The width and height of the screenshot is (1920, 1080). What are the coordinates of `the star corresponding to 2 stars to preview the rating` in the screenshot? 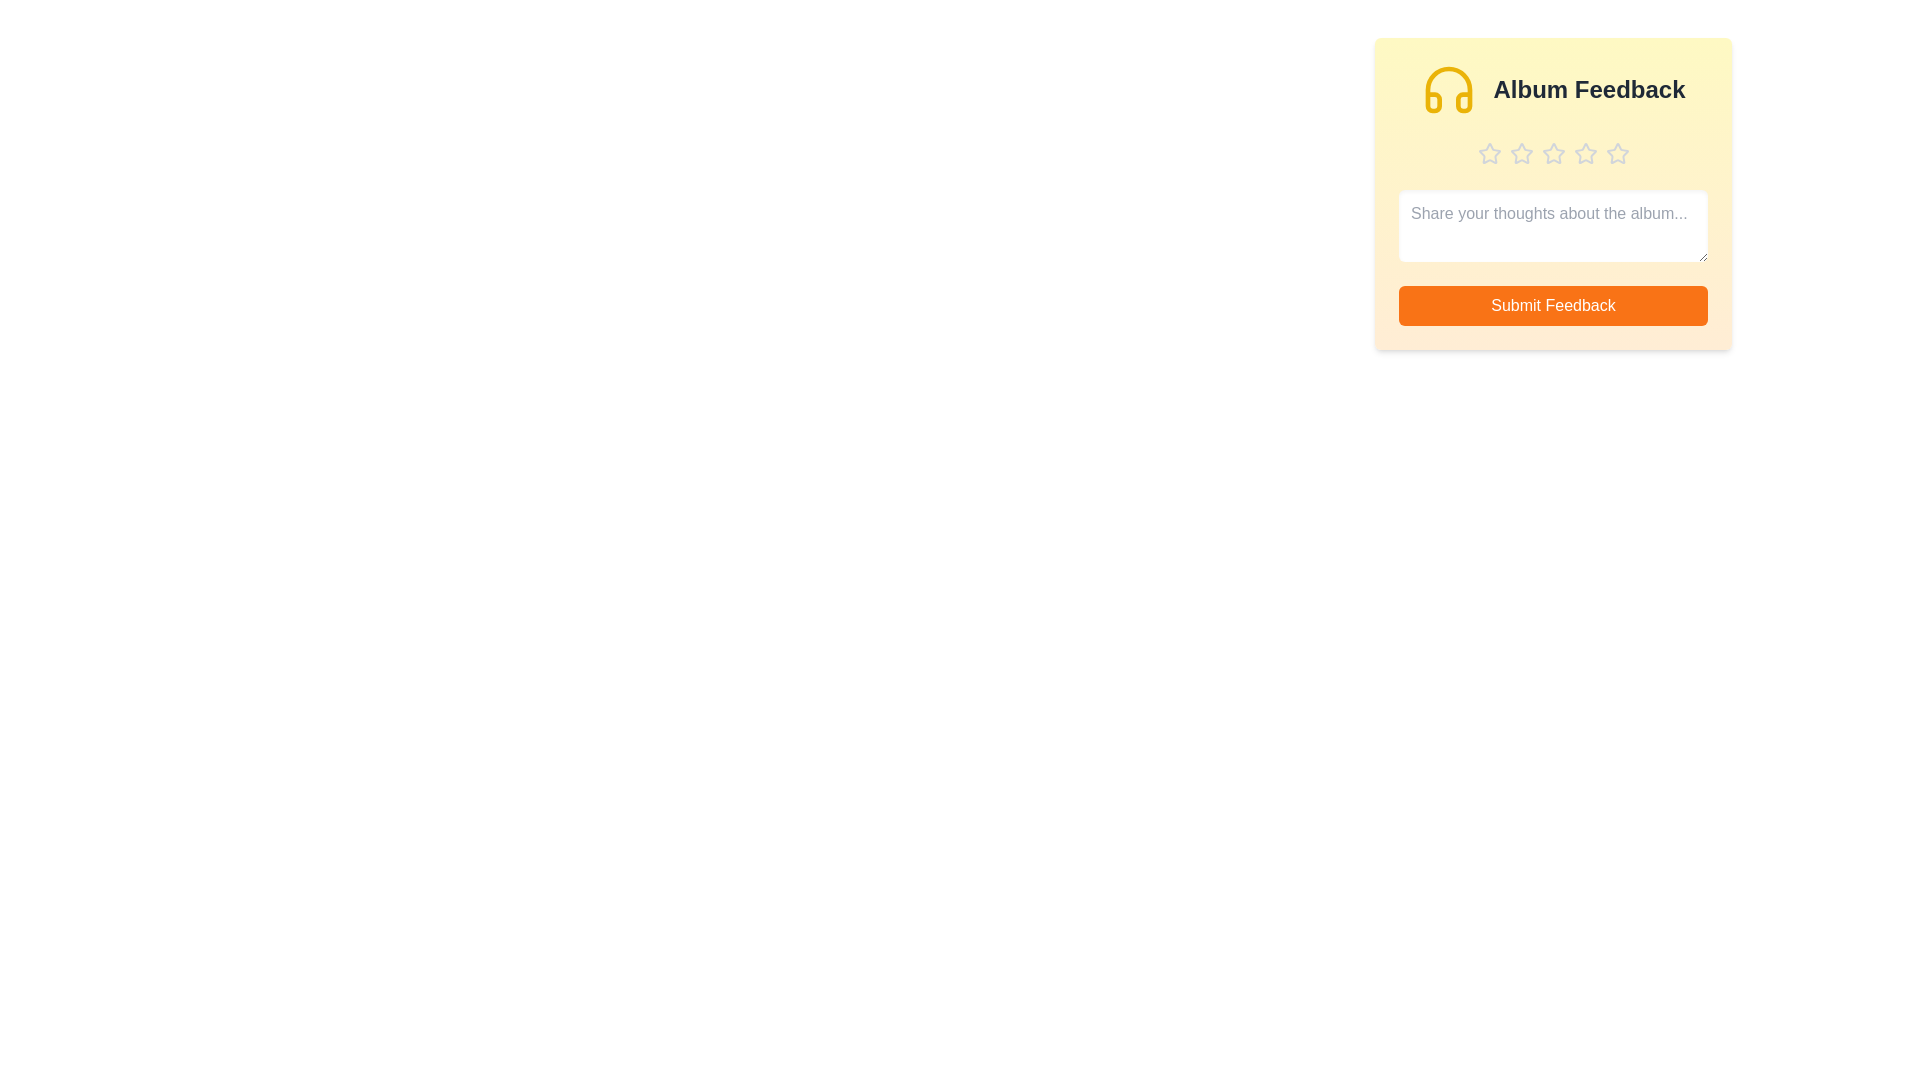 It's located at (1520, 153).